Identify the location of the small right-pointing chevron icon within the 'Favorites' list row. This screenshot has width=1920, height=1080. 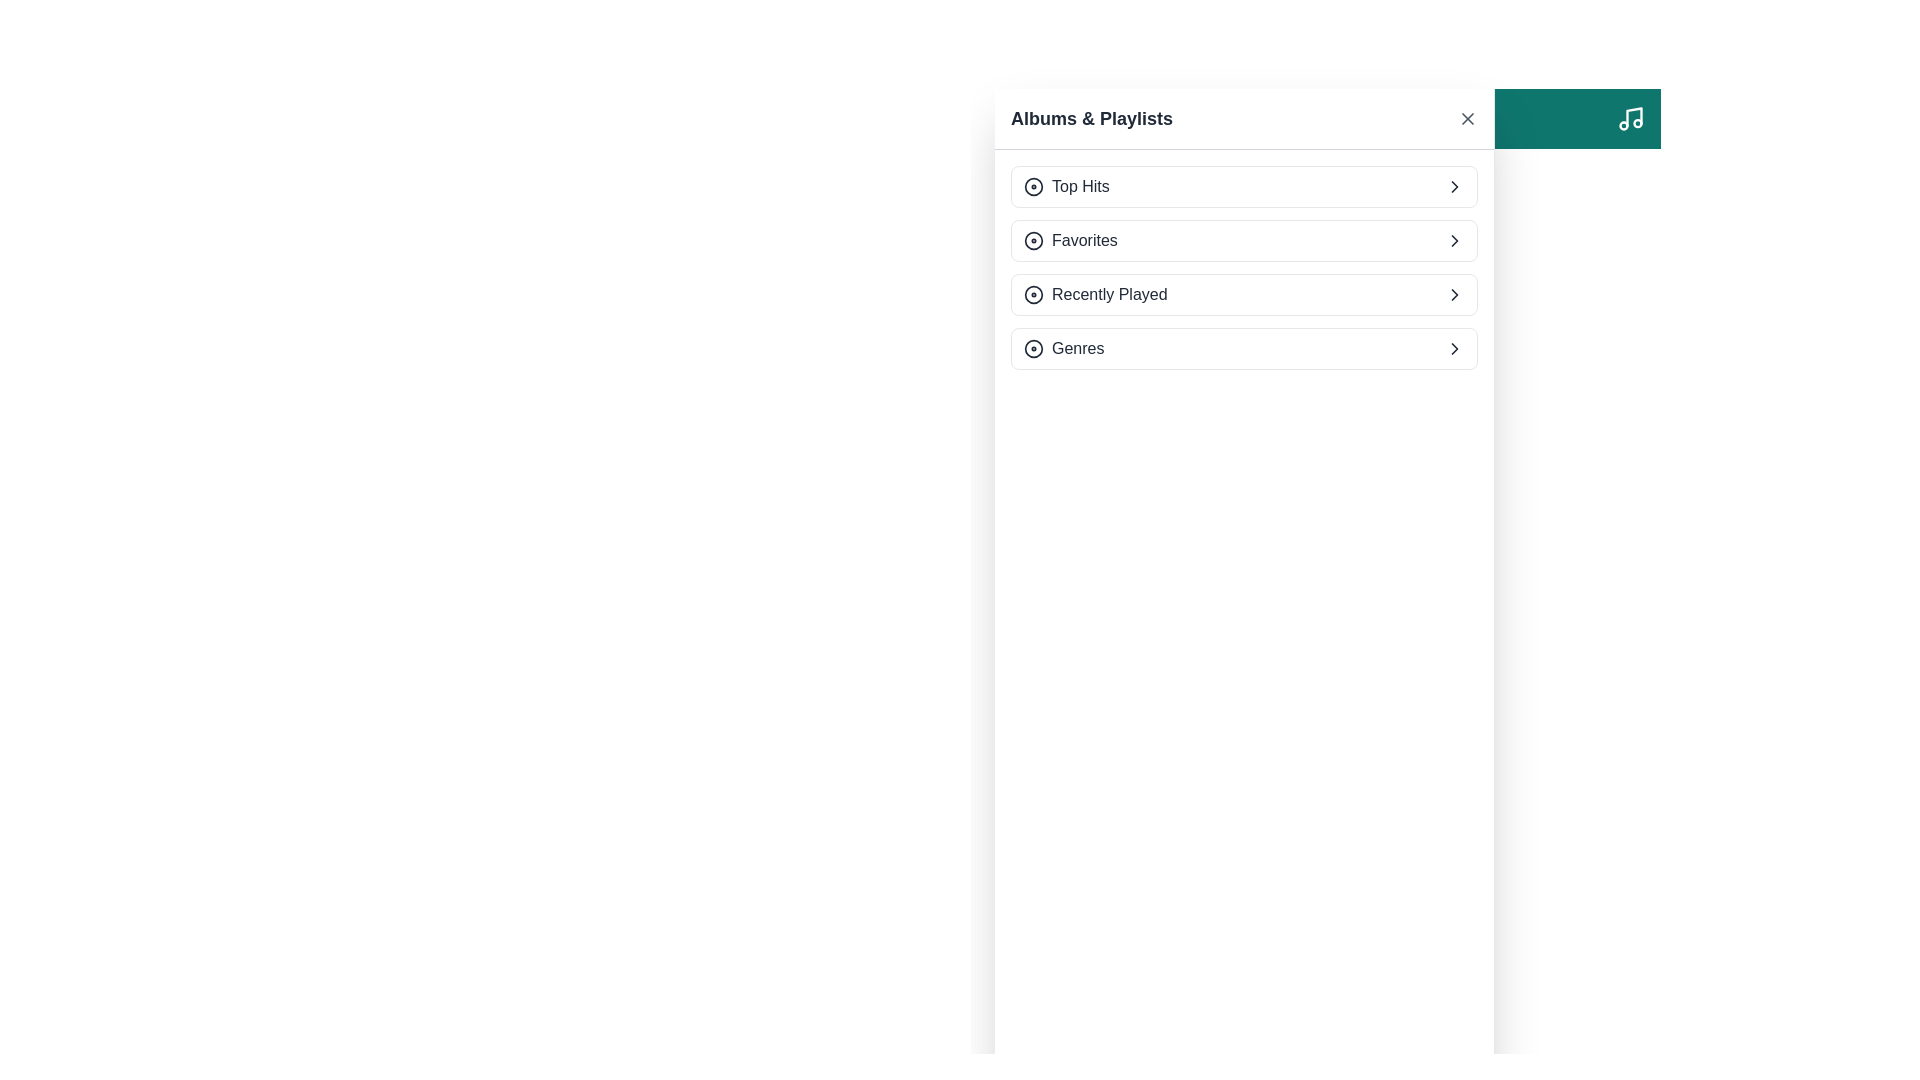
(1454, 239).